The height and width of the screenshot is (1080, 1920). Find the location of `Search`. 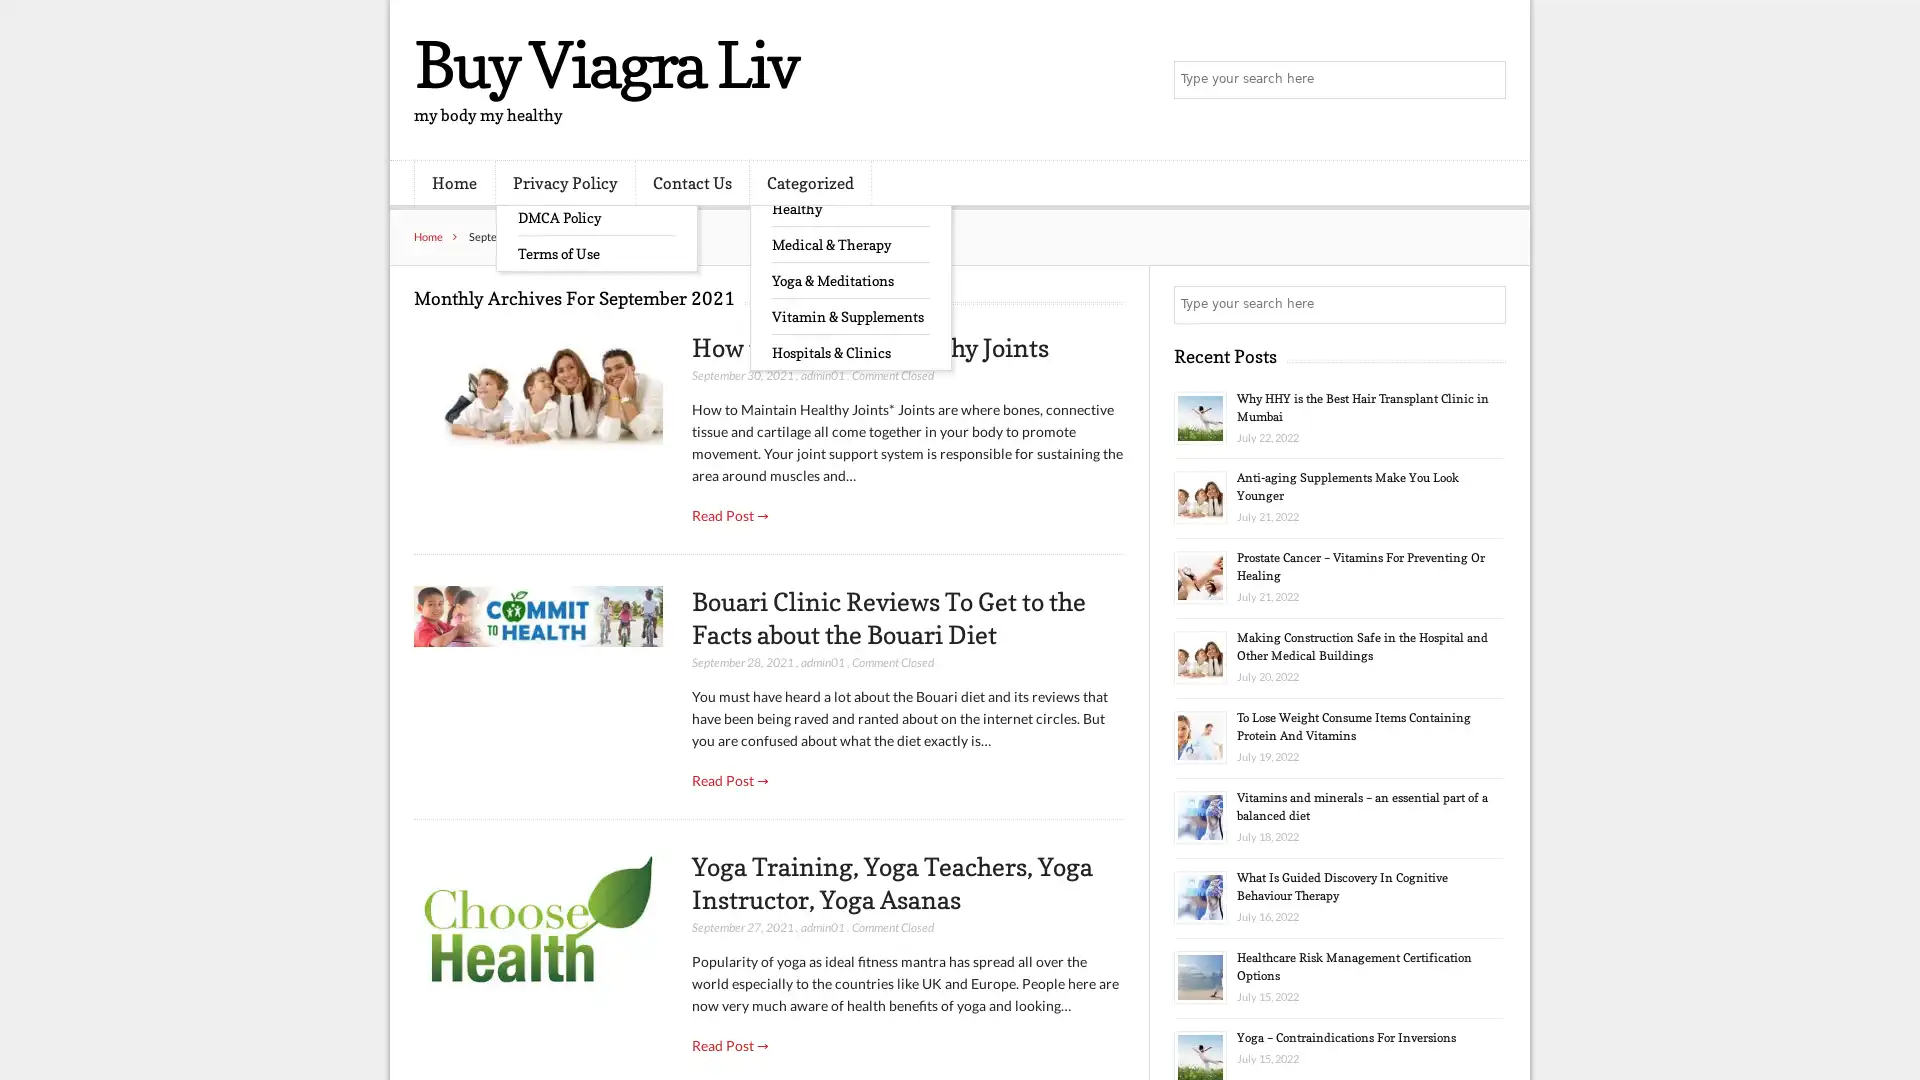

Search is located at coordinates (1485, 304).